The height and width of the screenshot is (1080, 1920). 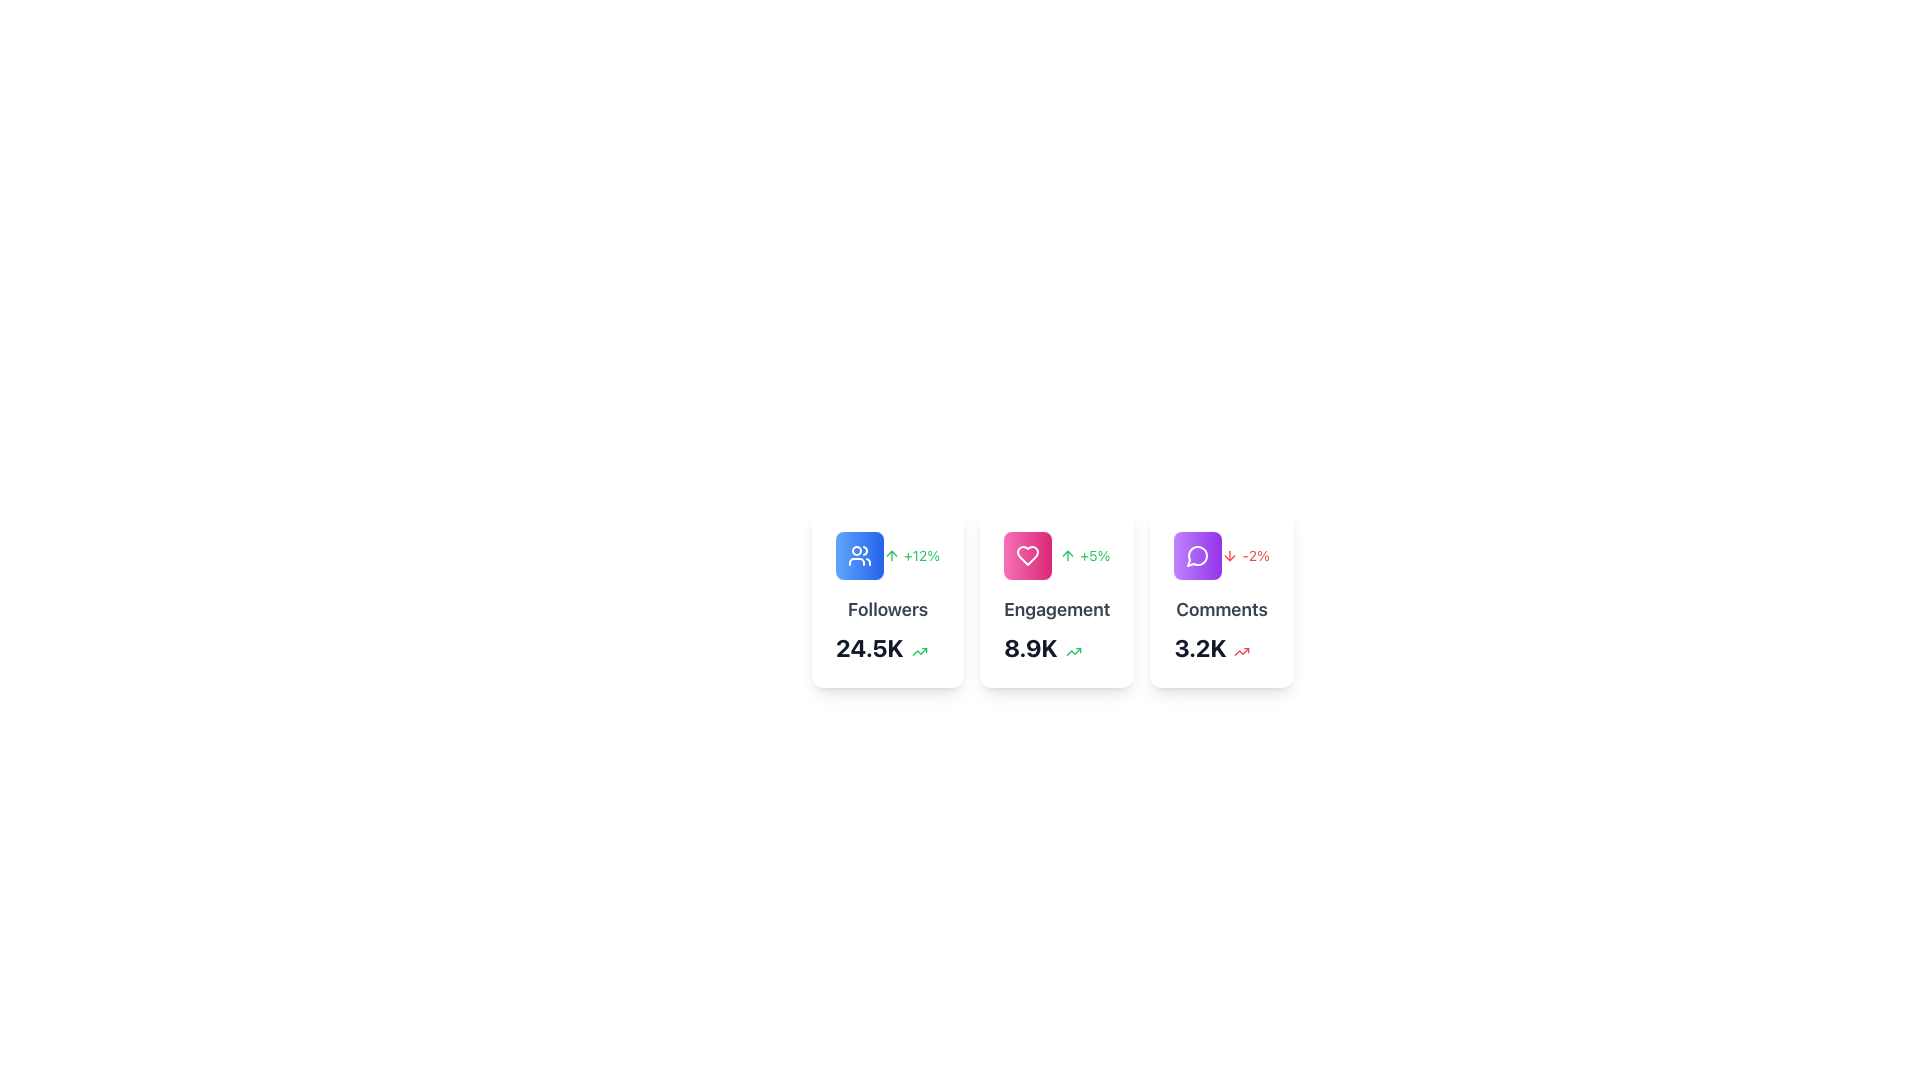 What do you see at coordinates (1221, 648) in the screenshot?
I see `displayed text '3.2K' from the Statistical display with icon located in the third card labeled 'Comments'` at bounding box center [1221, 648].